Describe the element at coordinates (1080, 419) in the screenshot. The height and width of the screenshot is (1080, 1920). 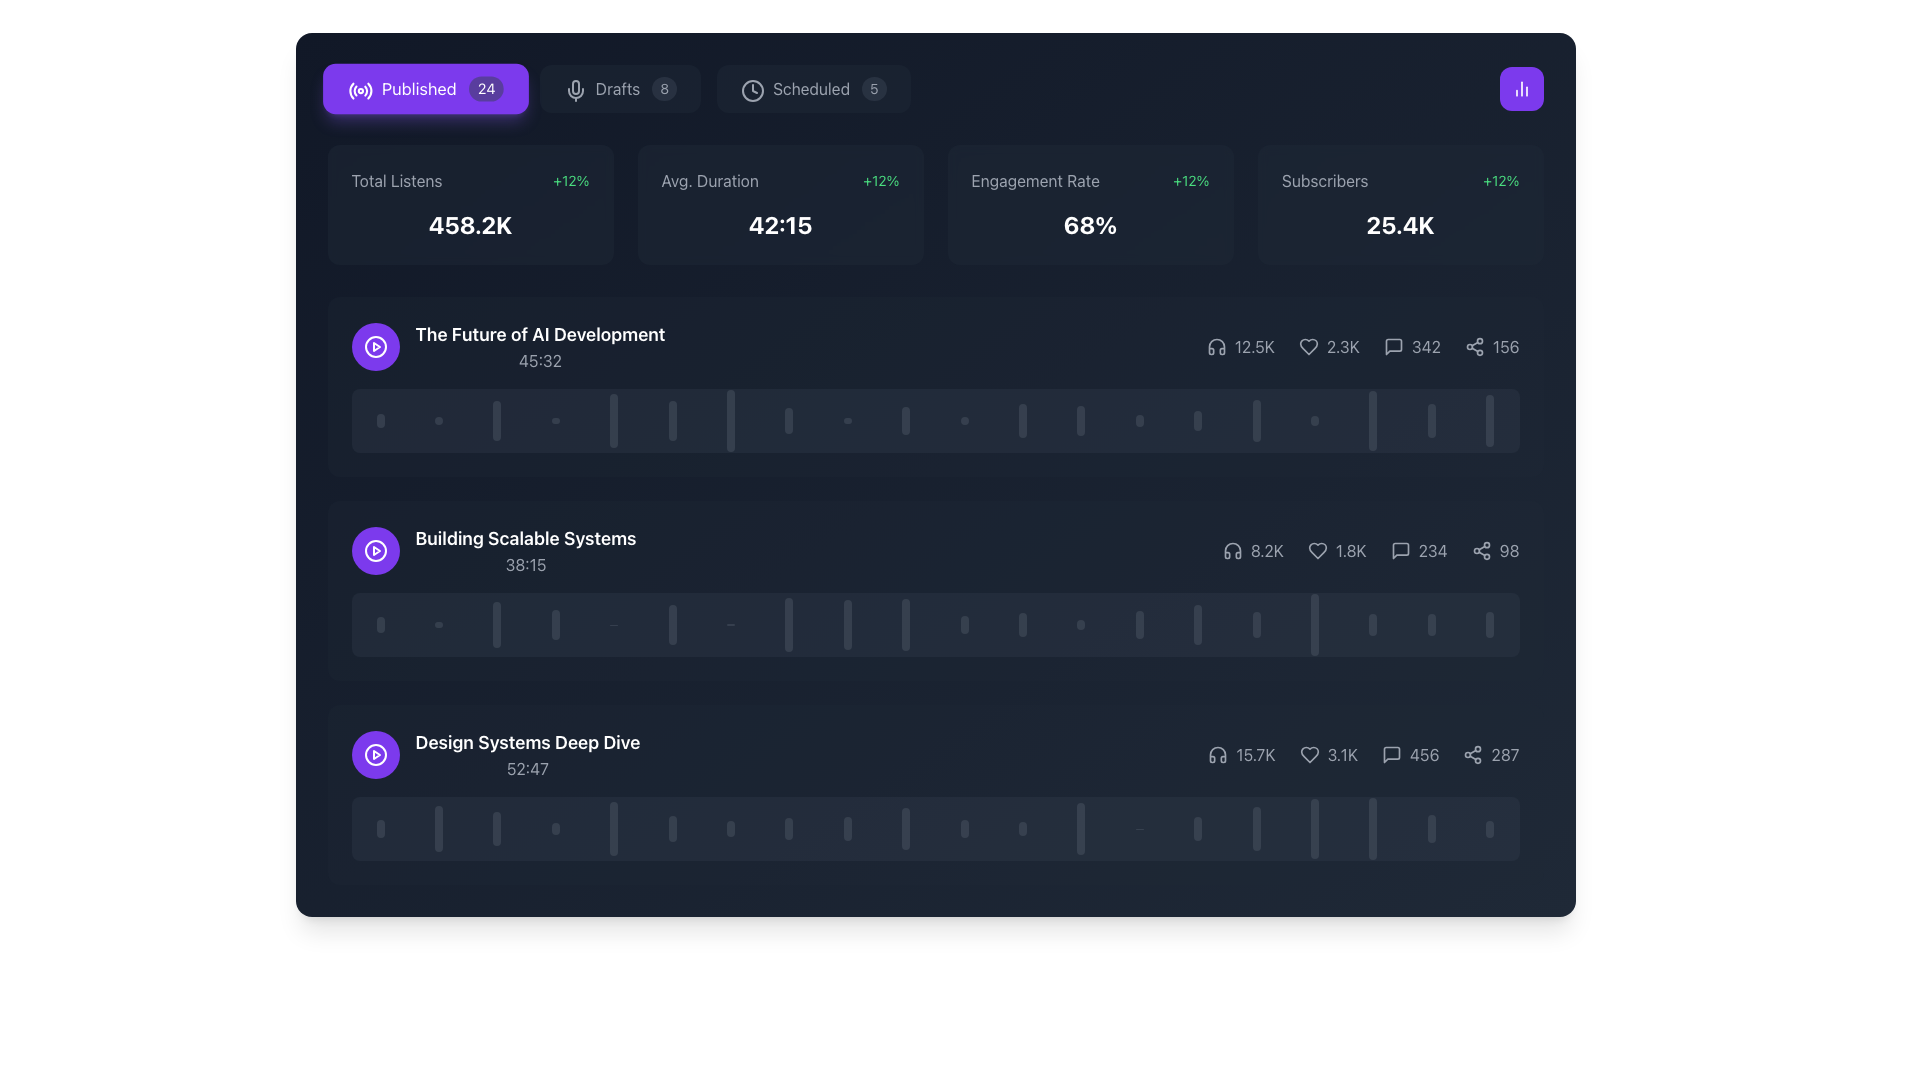
I see `the 13th vertical bar indicator in a grouped layout, which visually represents a data point in a chart-like component` at that location.